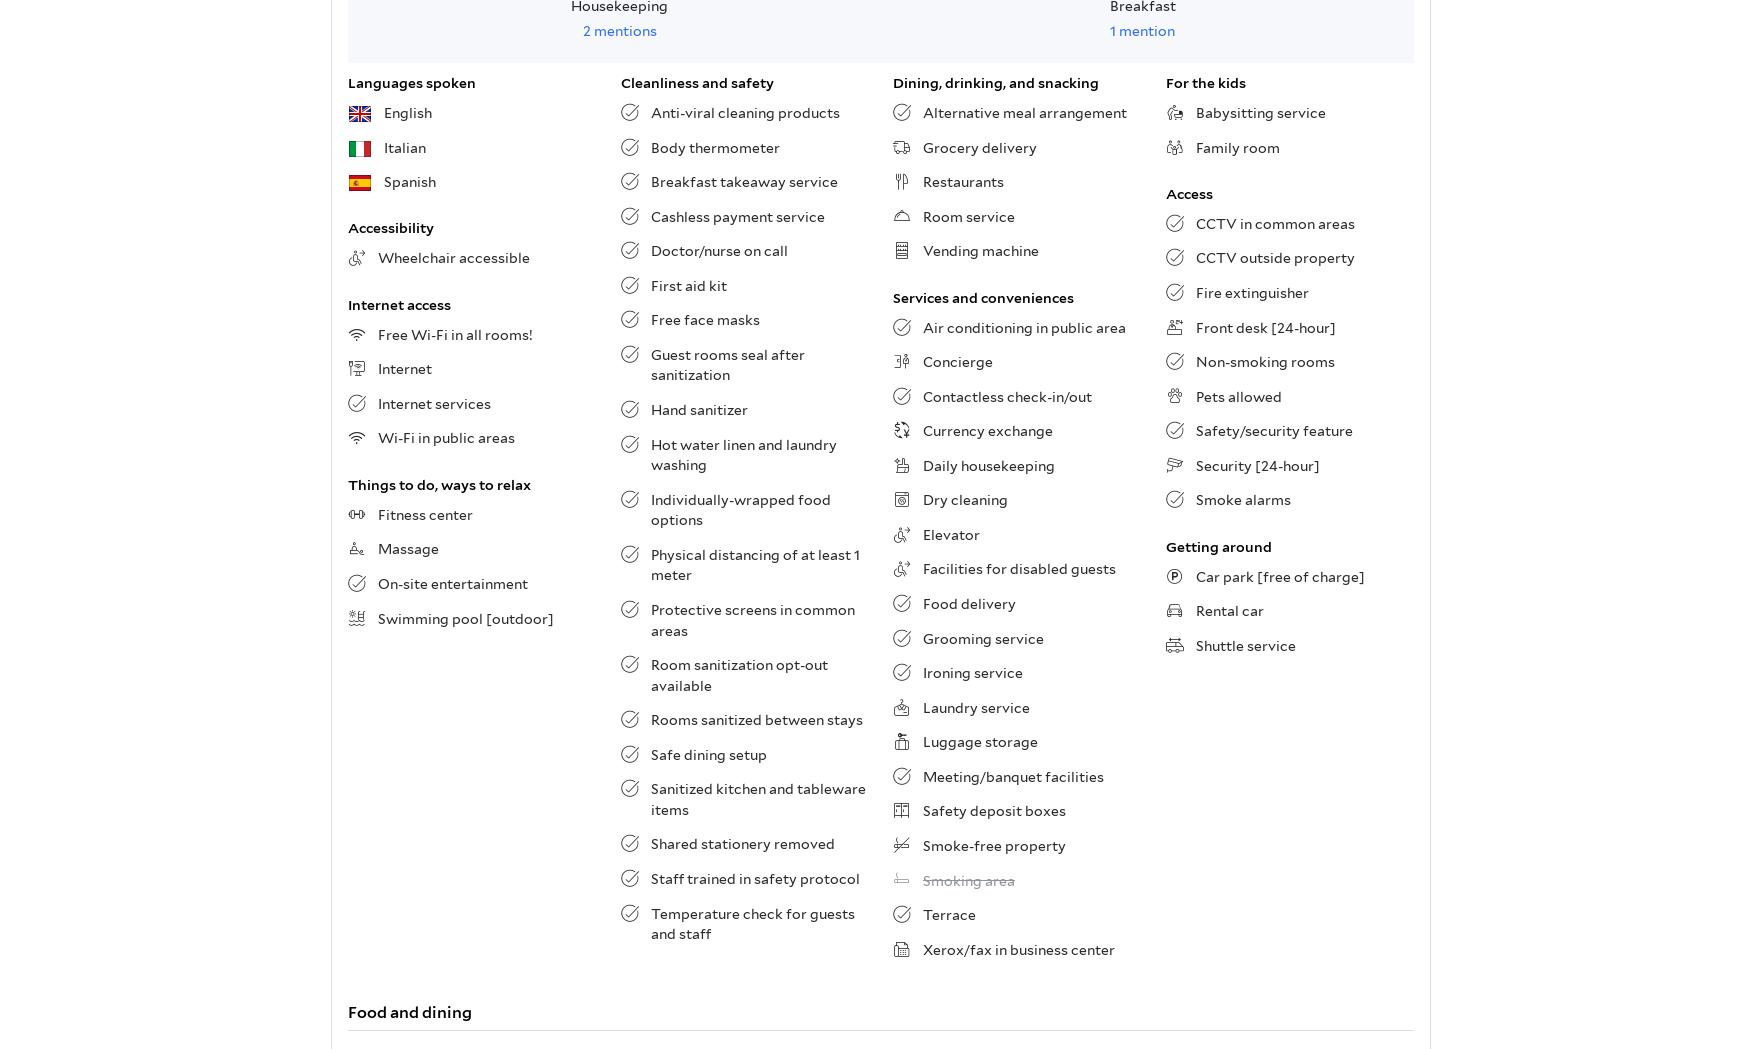  What do you see at coordinates (425, 513) in the screenshot?
I see `'Fitness center'` at bounding box center [425, 513].